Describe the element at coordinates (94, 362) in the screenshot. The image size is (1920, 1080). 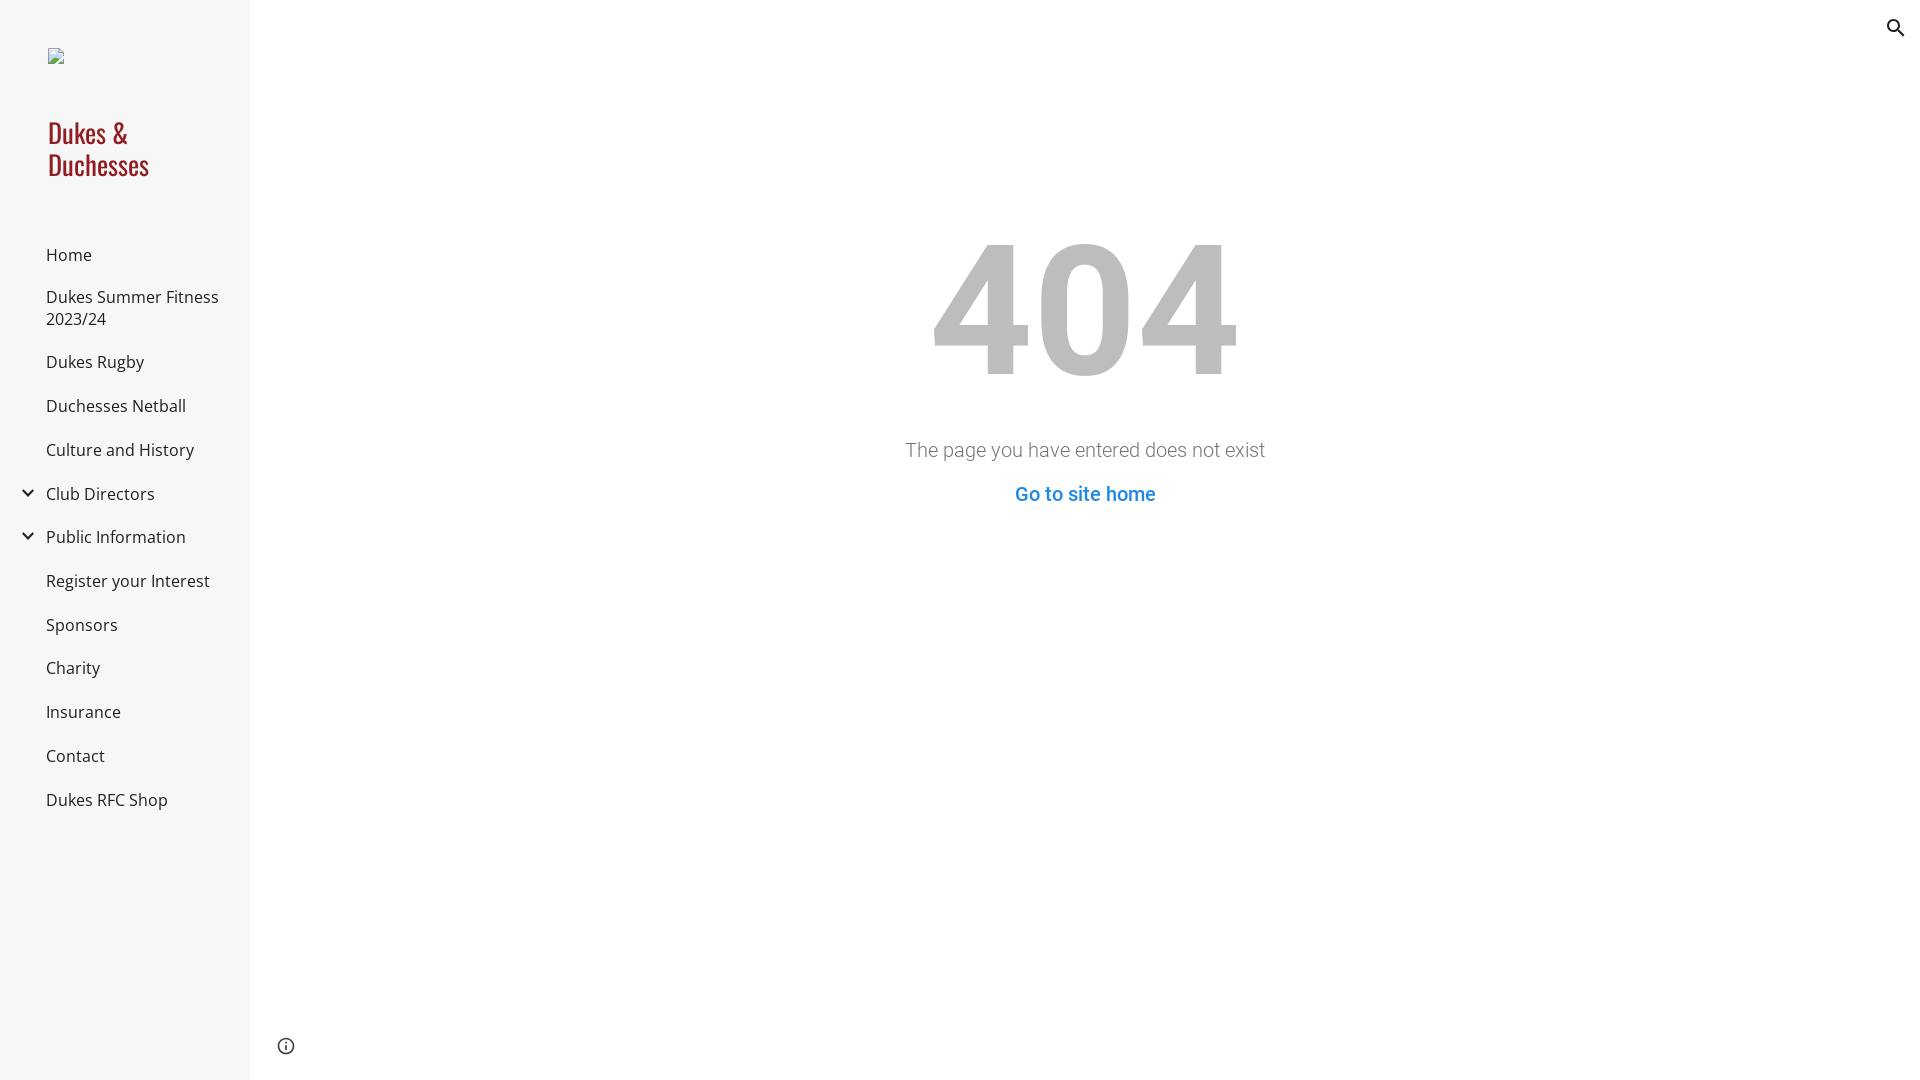
I see `'Dukes Rugby'` at that location.